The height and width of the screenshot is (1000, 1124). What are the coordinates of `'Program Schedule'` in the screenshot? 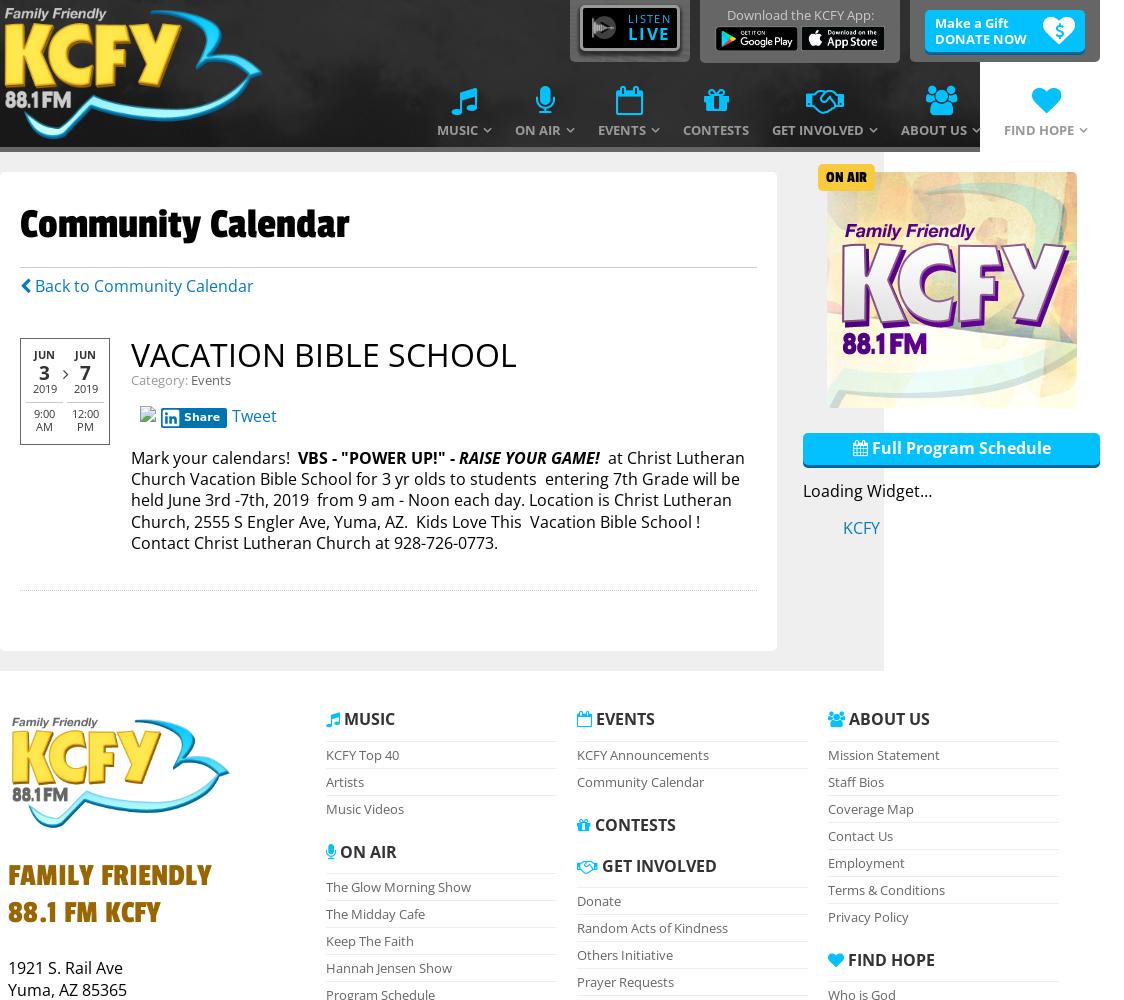 It's located at (594, 333).